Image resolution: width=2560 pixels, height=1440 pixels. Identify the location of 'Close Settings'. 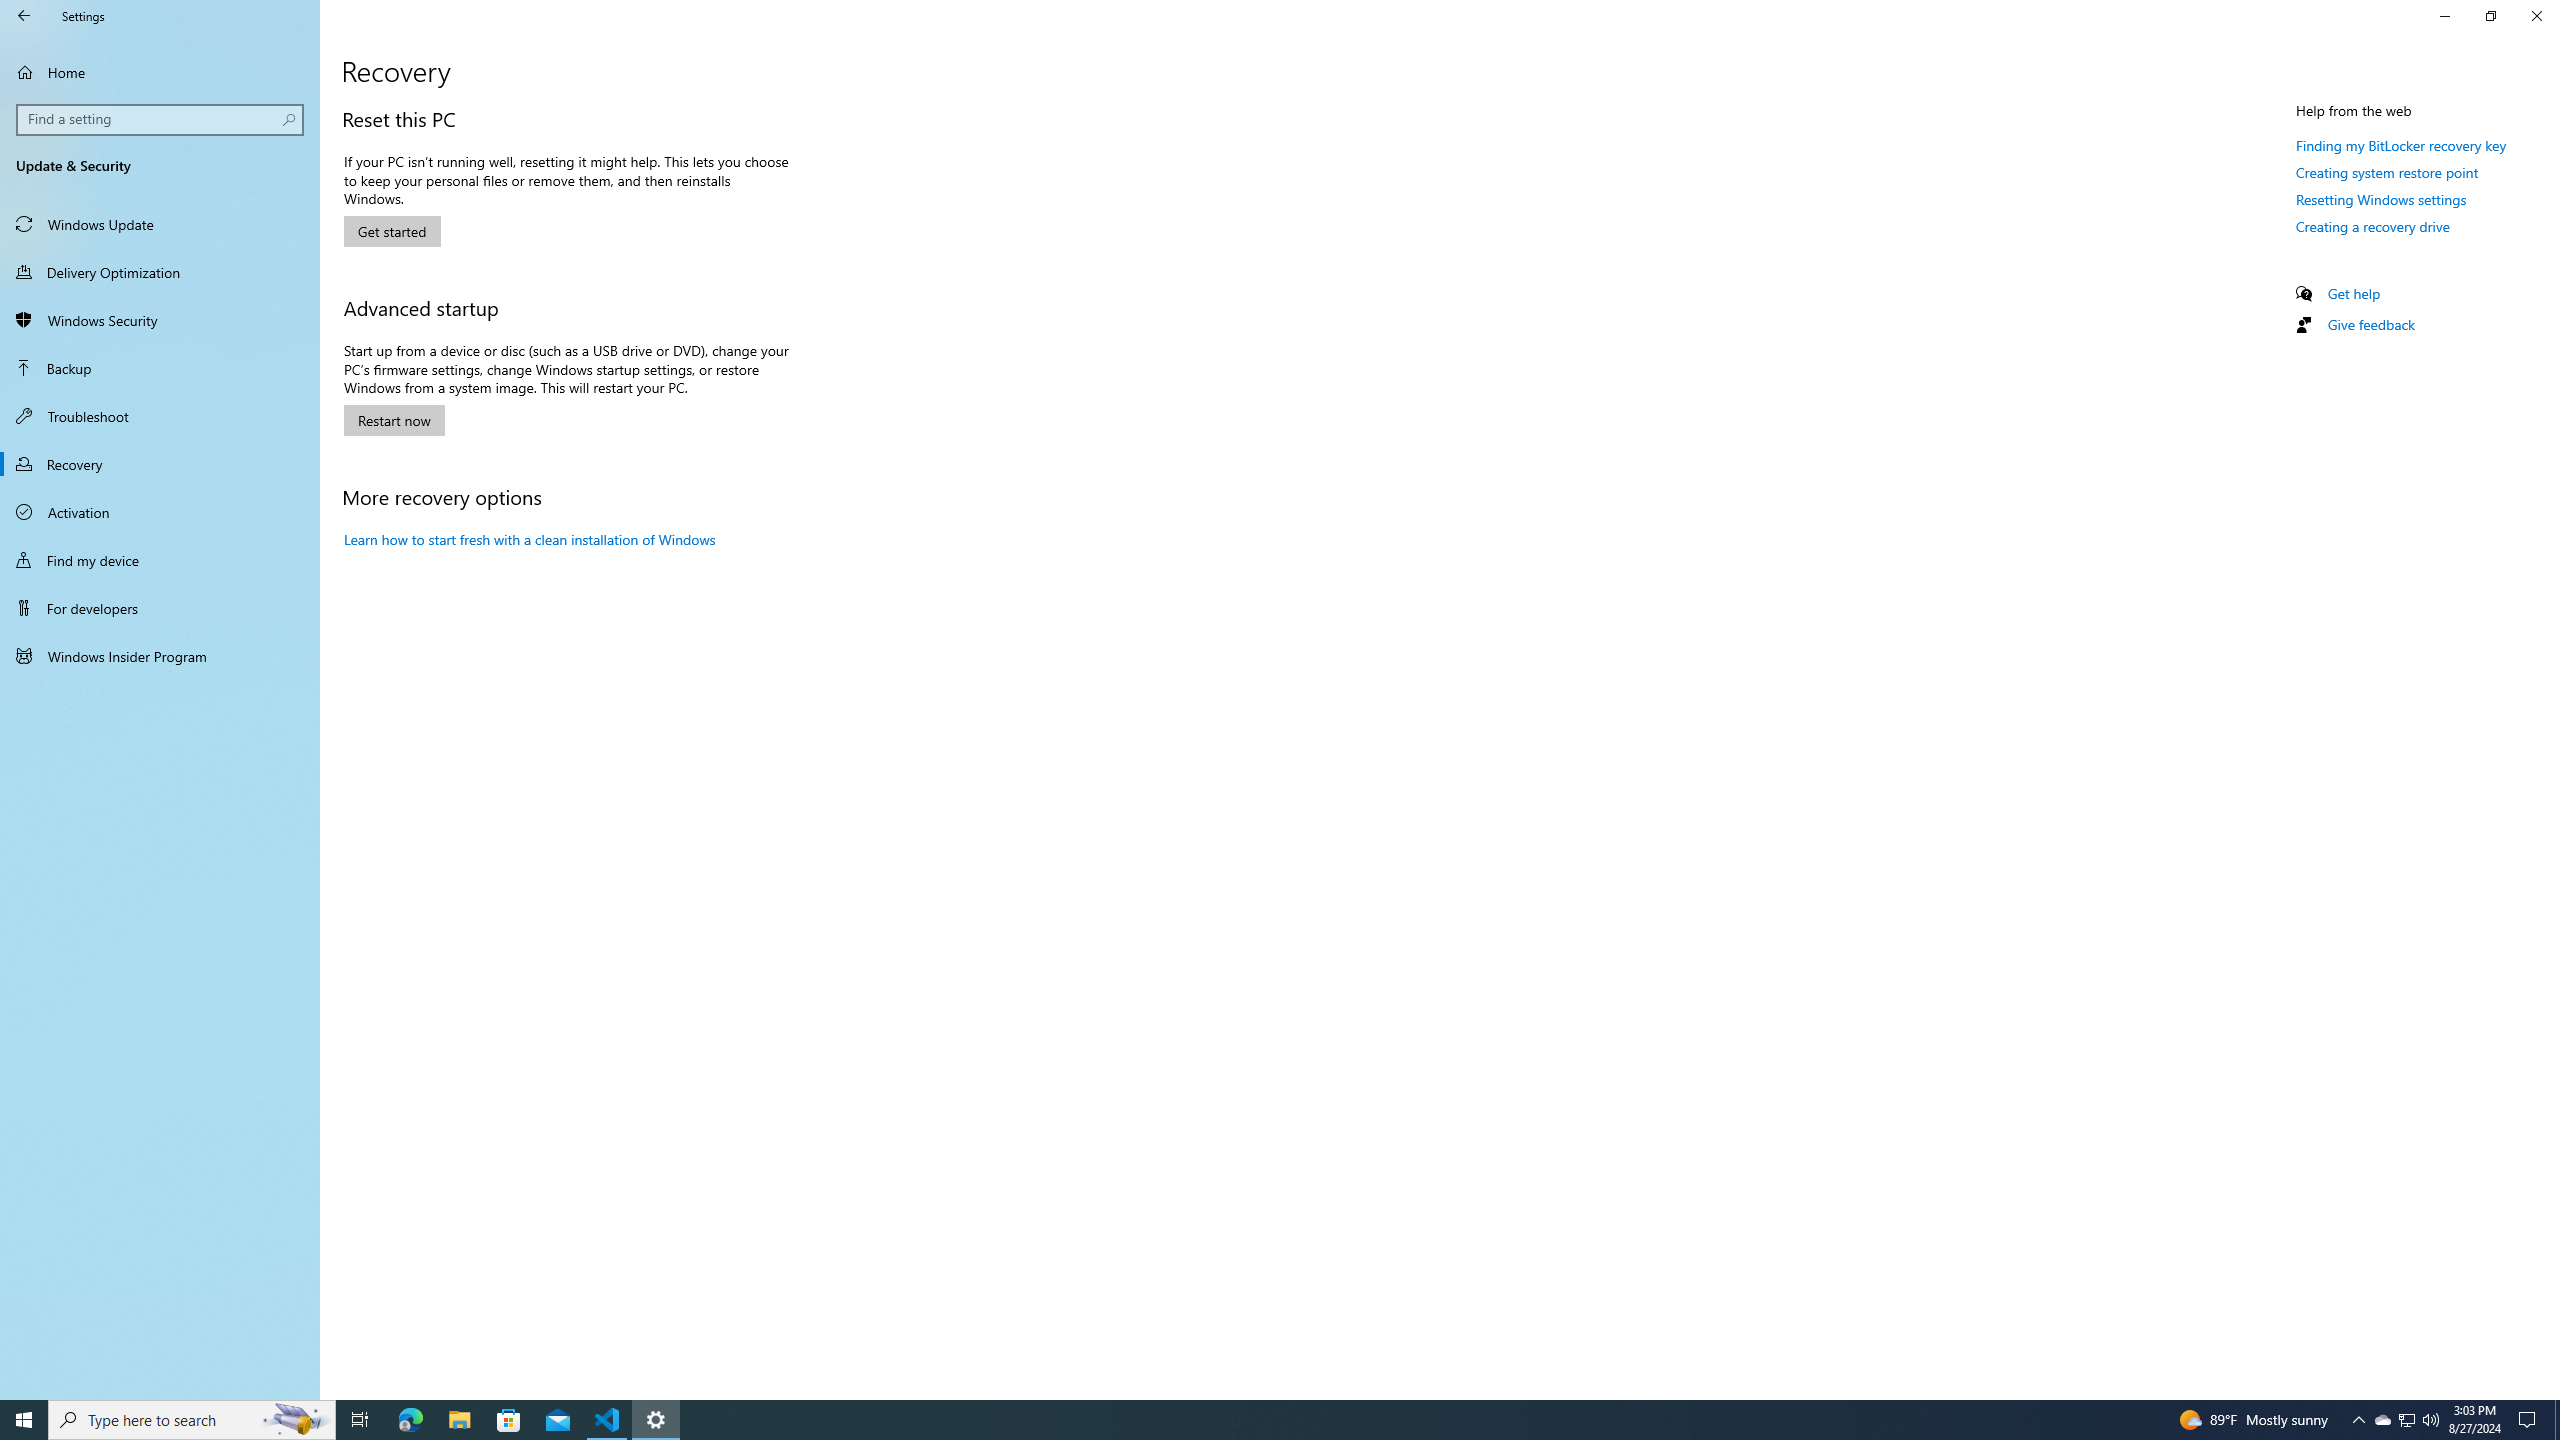
(2535, 15).